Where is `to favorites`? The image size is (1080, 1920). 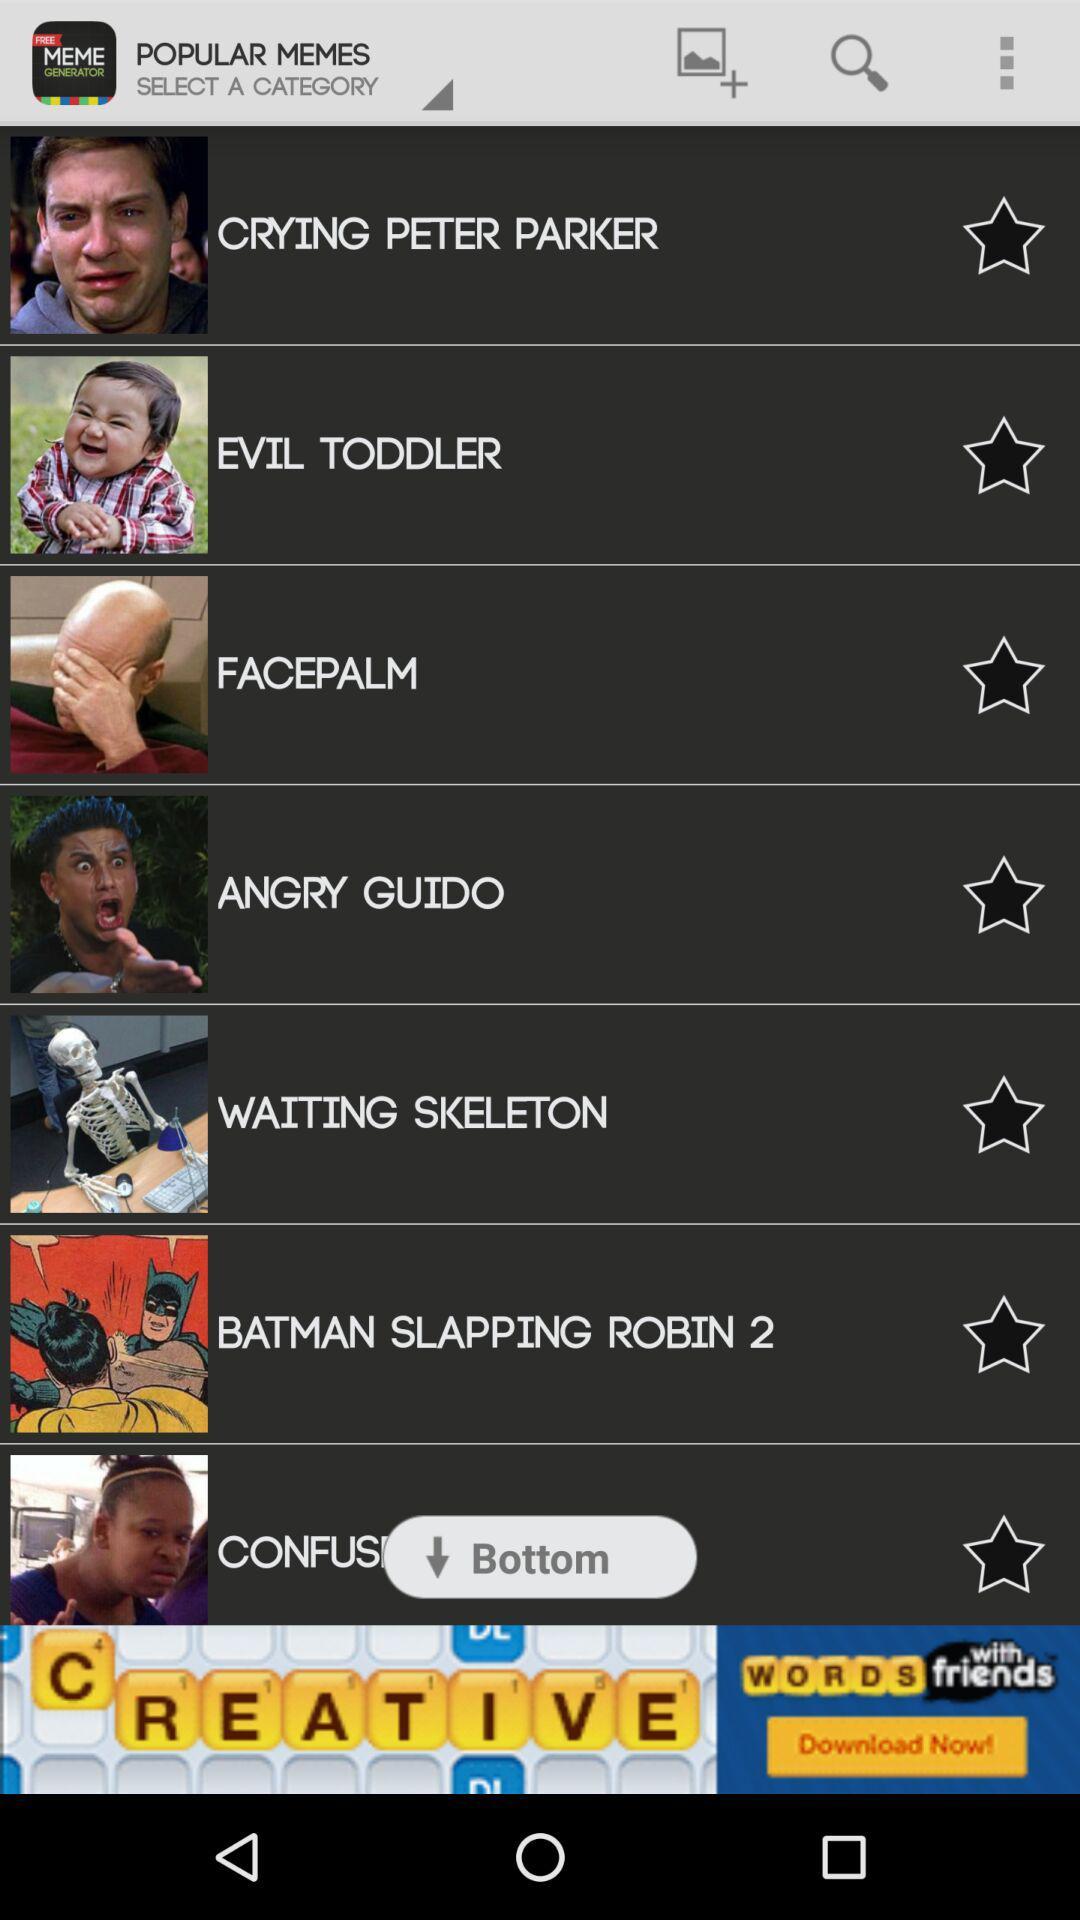 to favorites is located at coordinates (1003, 453).